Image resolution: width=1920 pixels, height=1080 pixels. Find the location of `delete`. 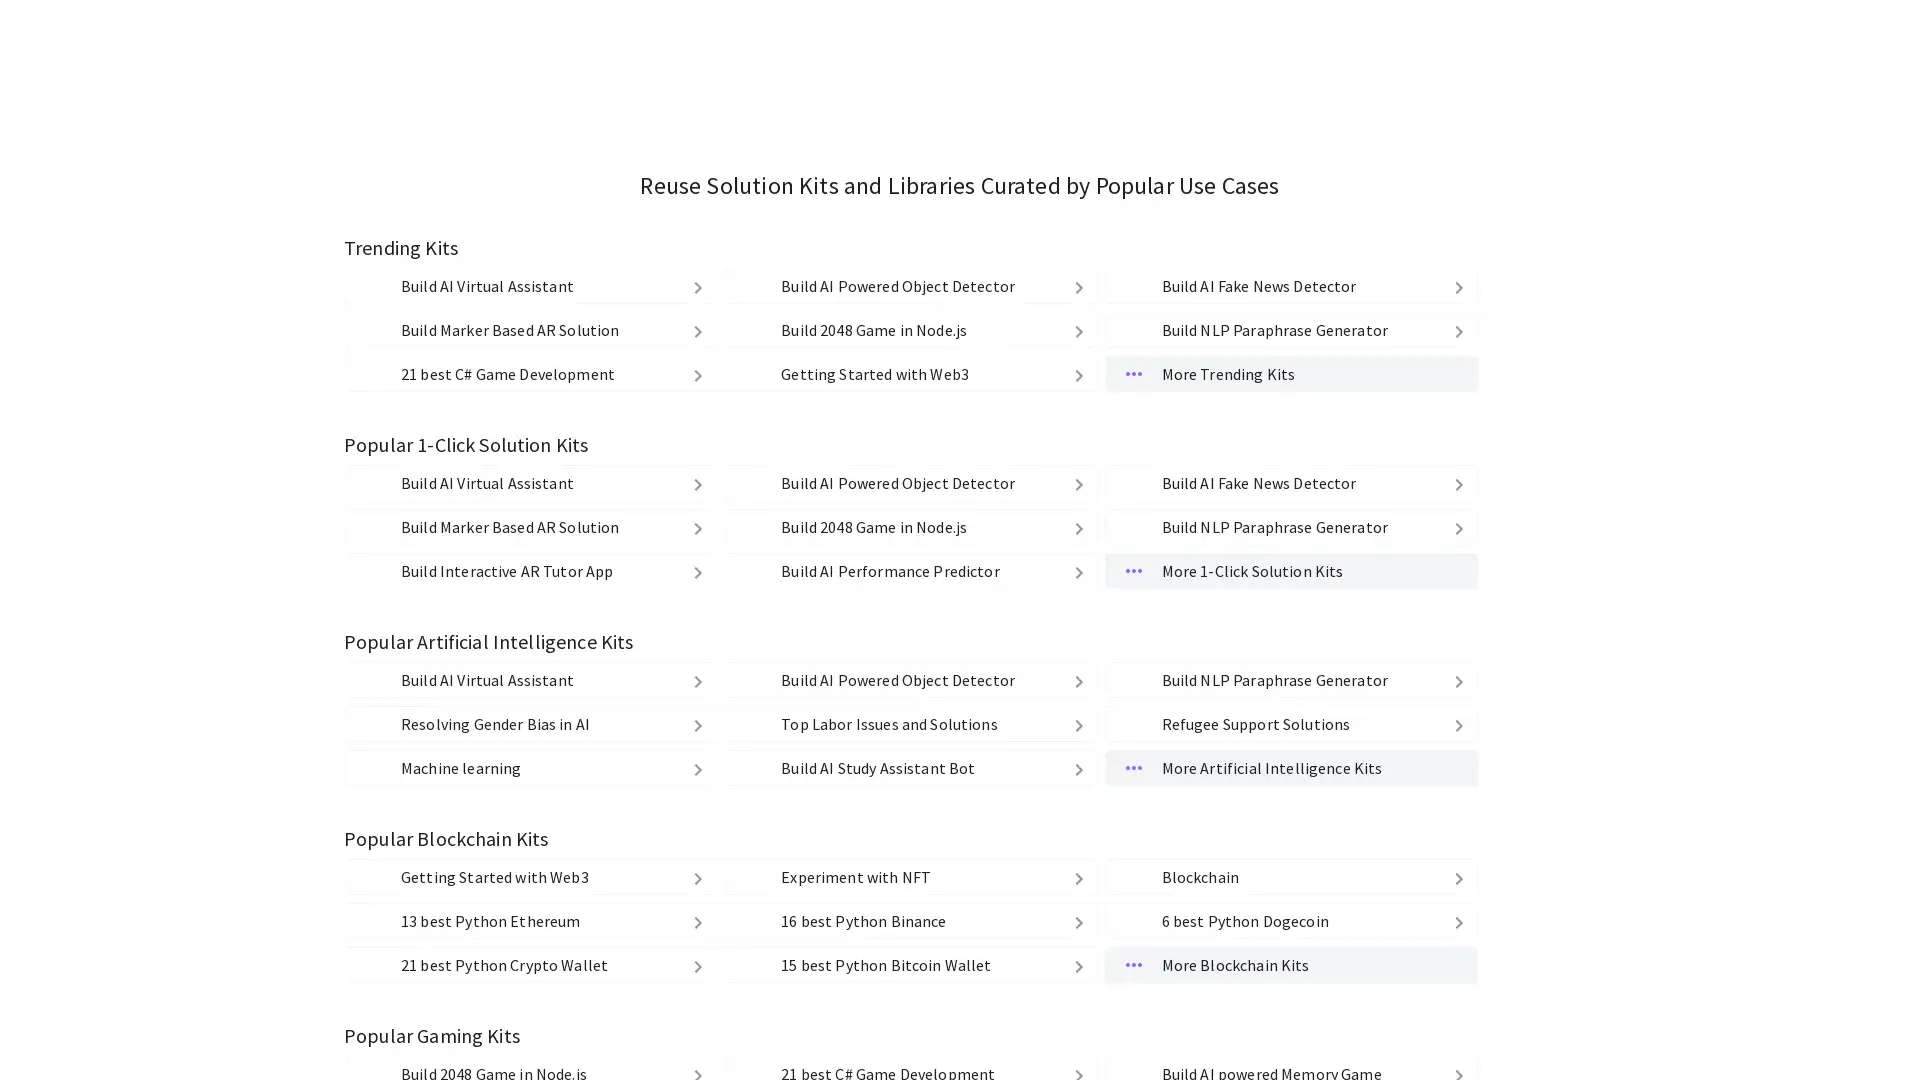

delete is located at coordinates (1429, 833).